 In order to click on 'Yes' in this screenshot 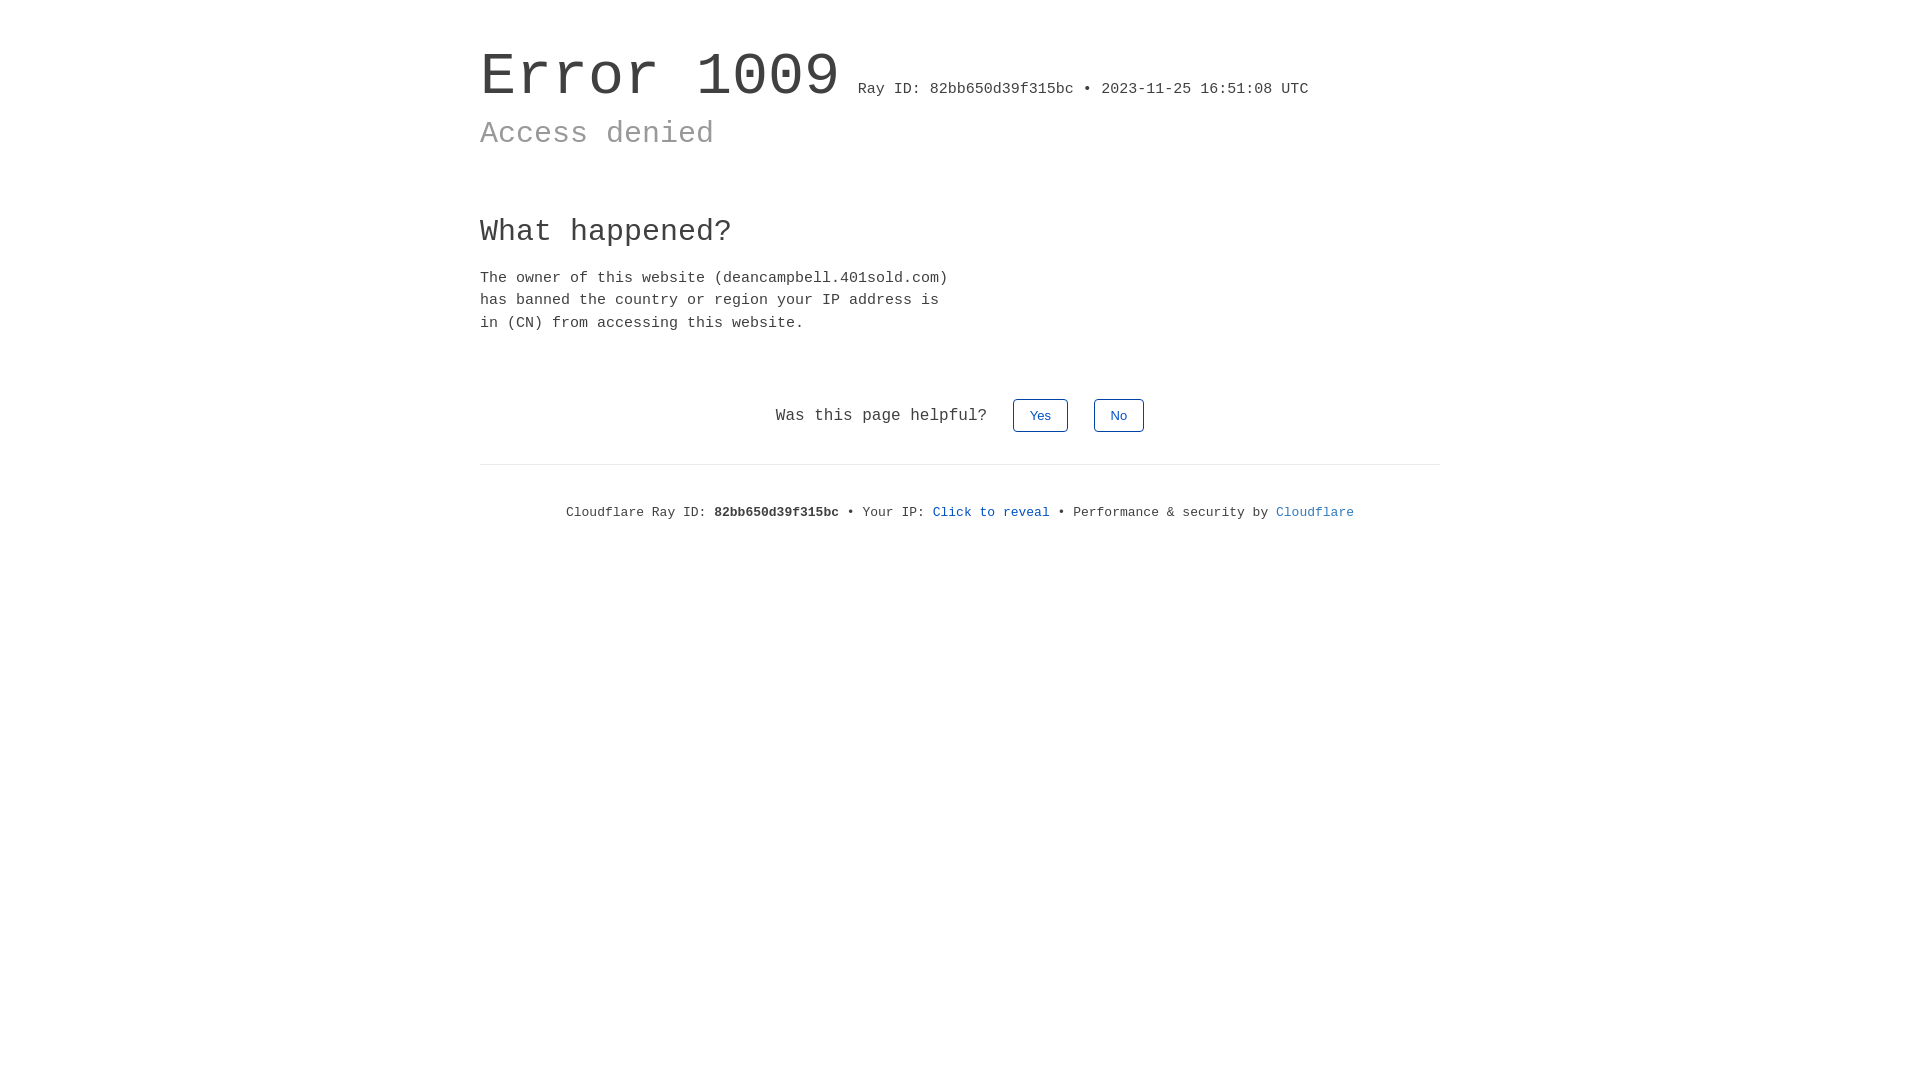, I will do `click(1040, 414)`.